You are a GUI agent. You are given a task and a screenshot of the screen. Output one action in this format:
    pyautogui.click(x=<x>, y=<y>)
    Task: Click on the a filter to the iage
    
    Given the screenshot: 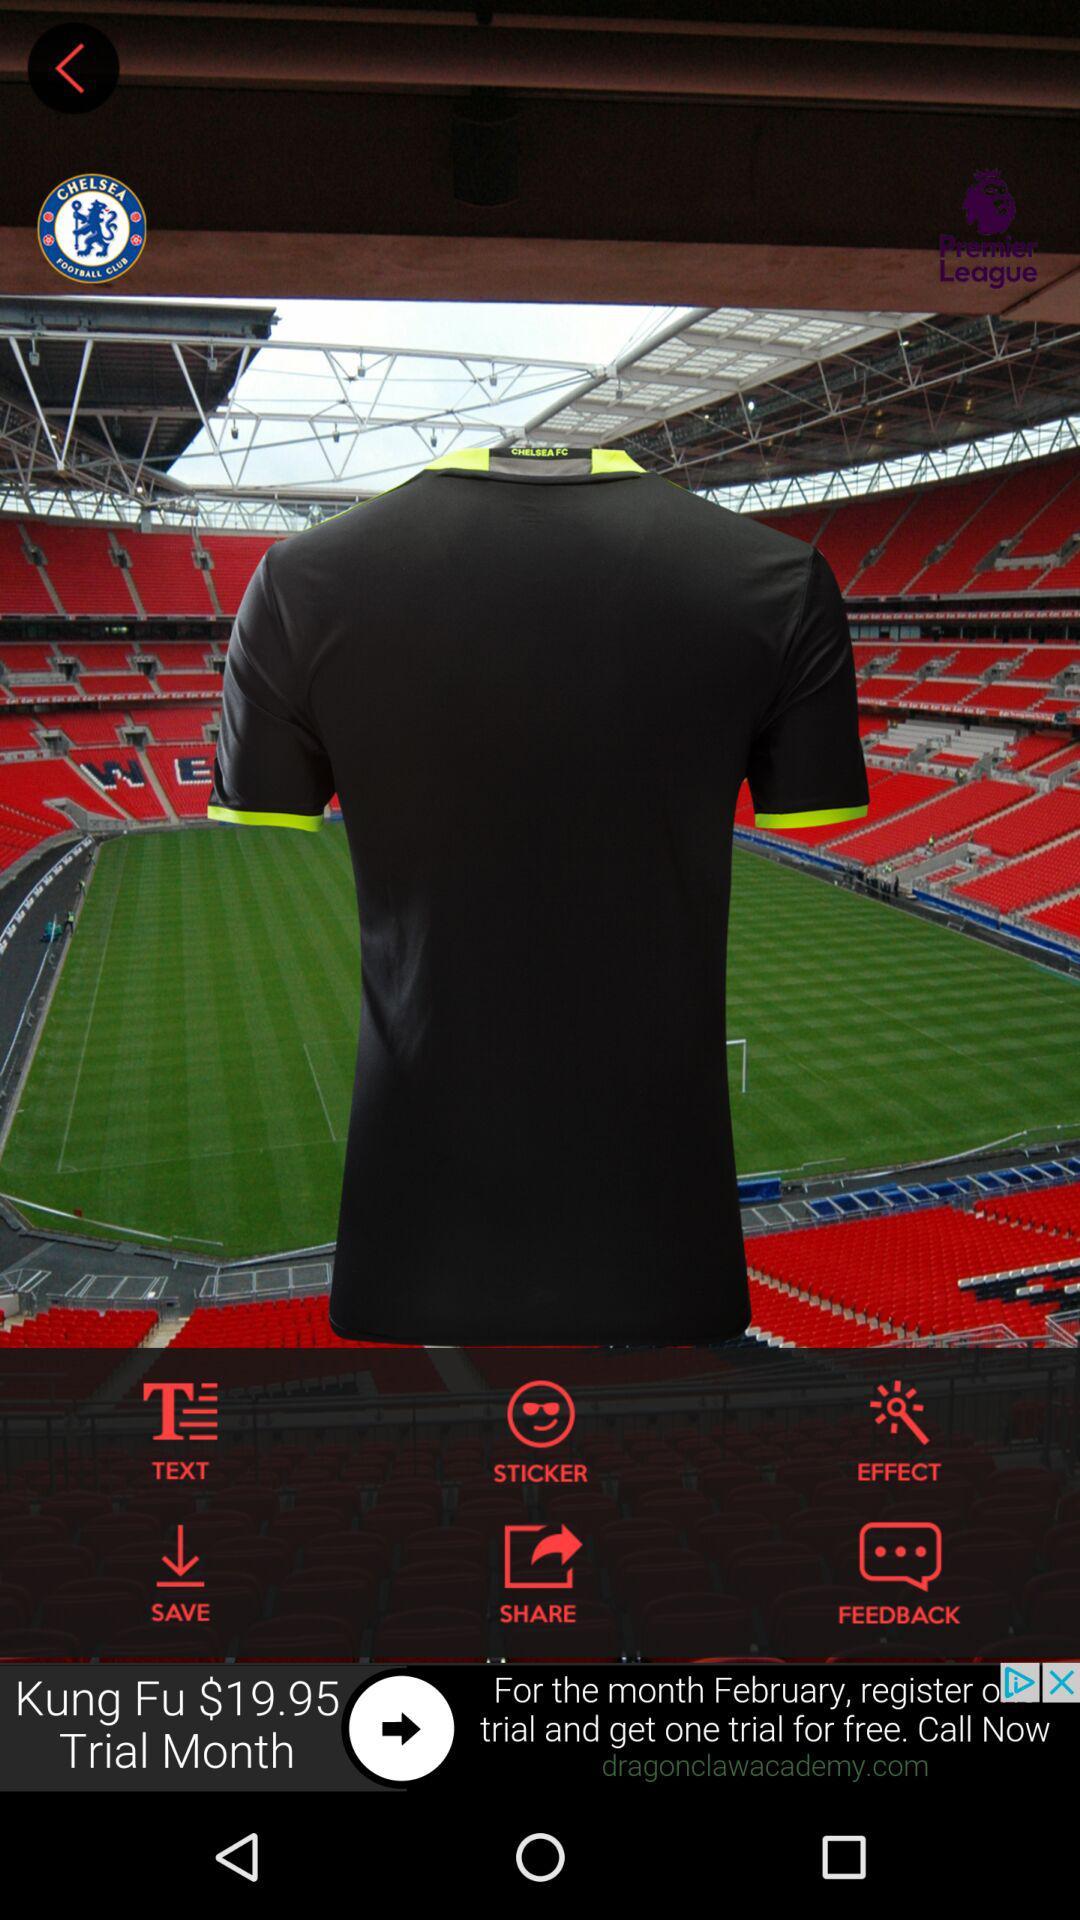 What is the action you would take?
    pyautogui.click(x=898, y=1430)
    